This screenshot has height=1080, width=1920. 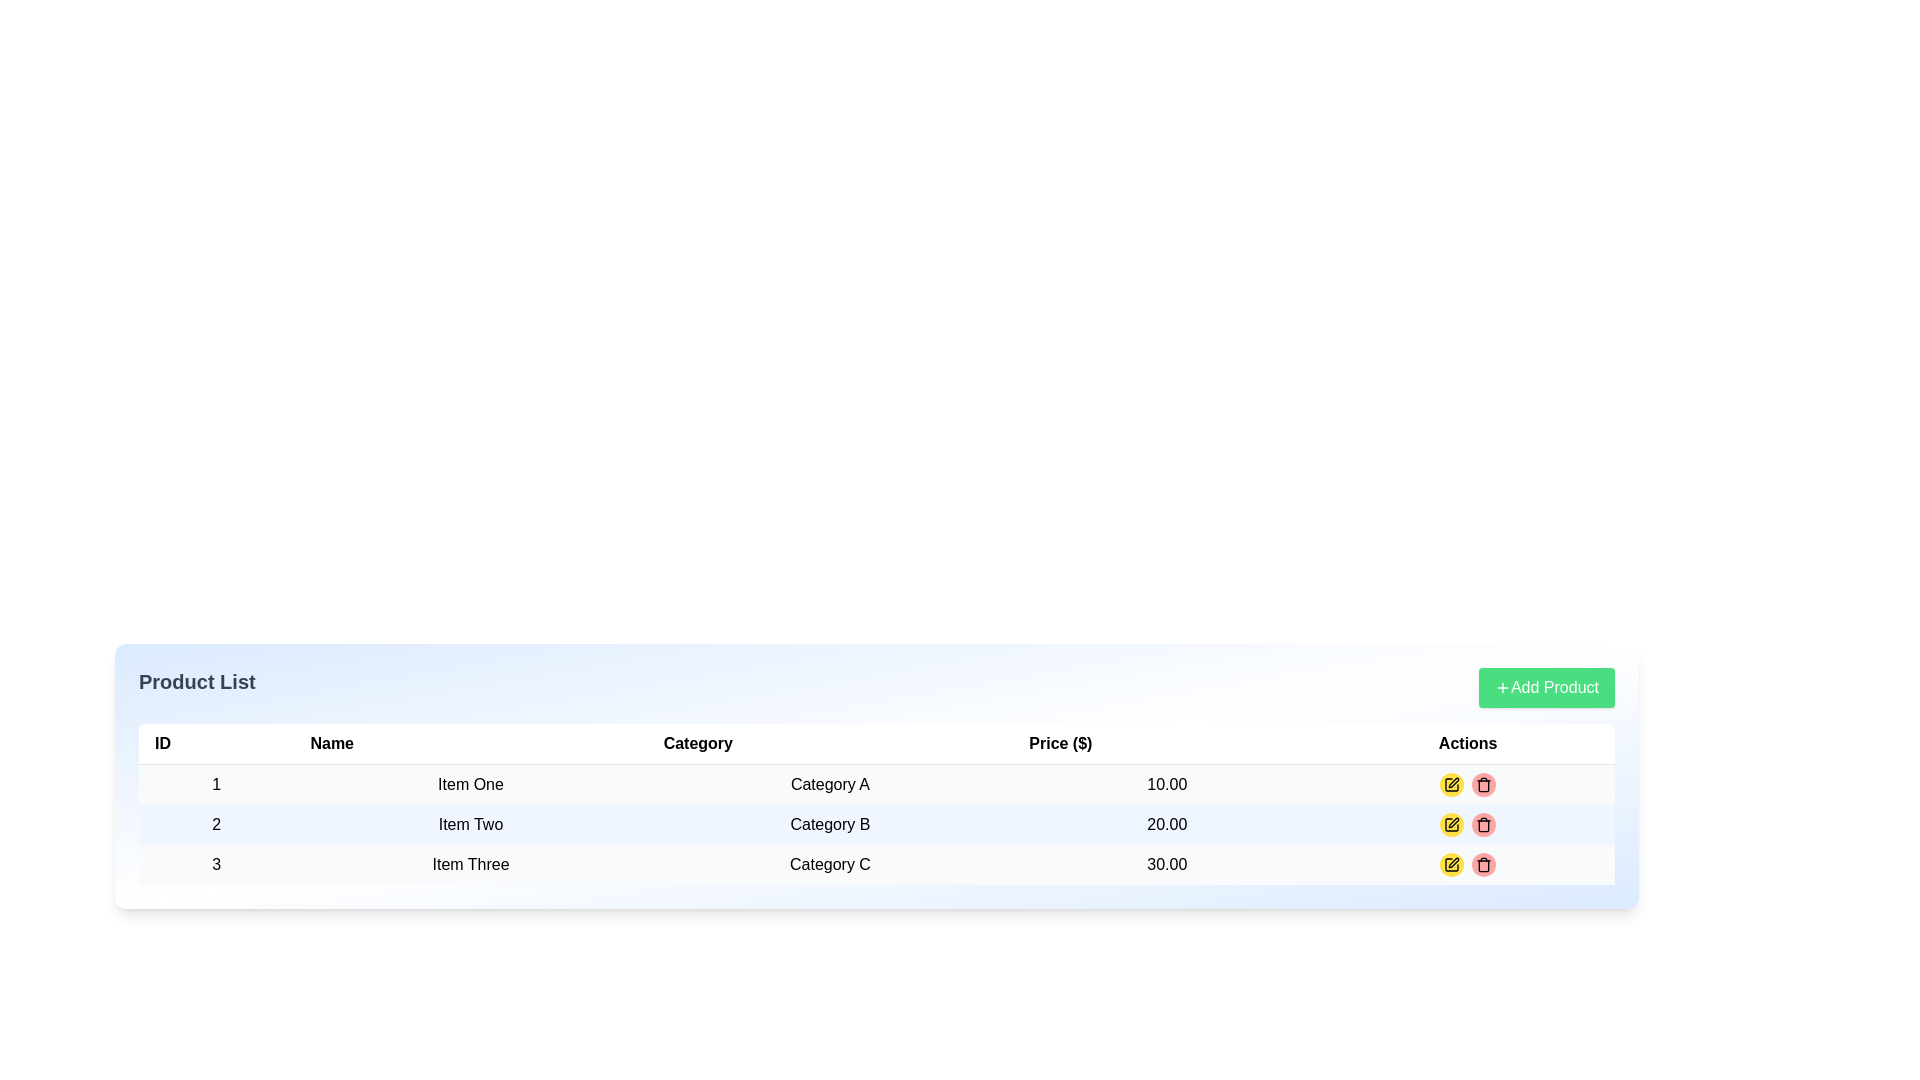 What do you see at coordinates (1468, 825) in the screenshot?
I see `the red trash icon in the Actions control group` at bounding box center [1468, 825].